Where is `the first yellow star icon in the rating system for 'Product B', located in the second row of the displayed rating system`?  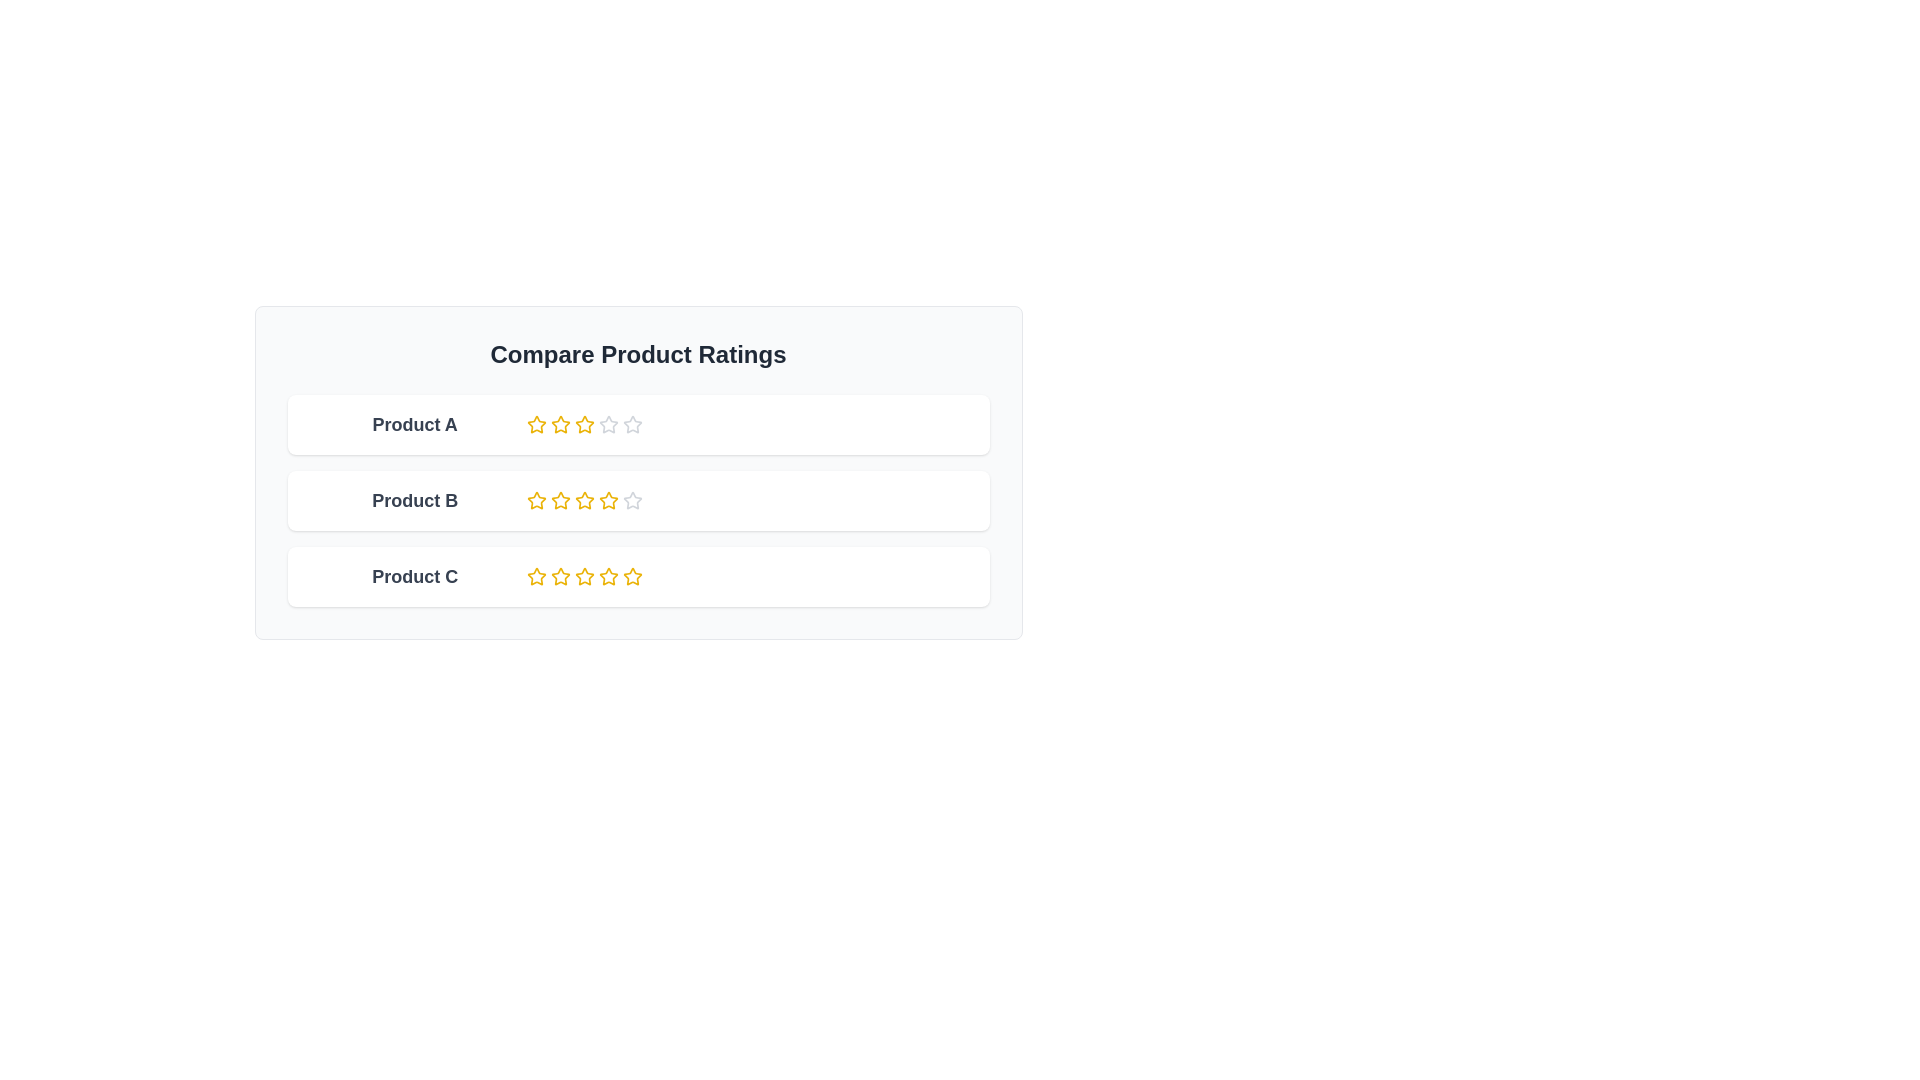
the first yellow star icon in the rating system for 'Product B', located in the second row of the displayed rating system is located at coordinates (536, 500).